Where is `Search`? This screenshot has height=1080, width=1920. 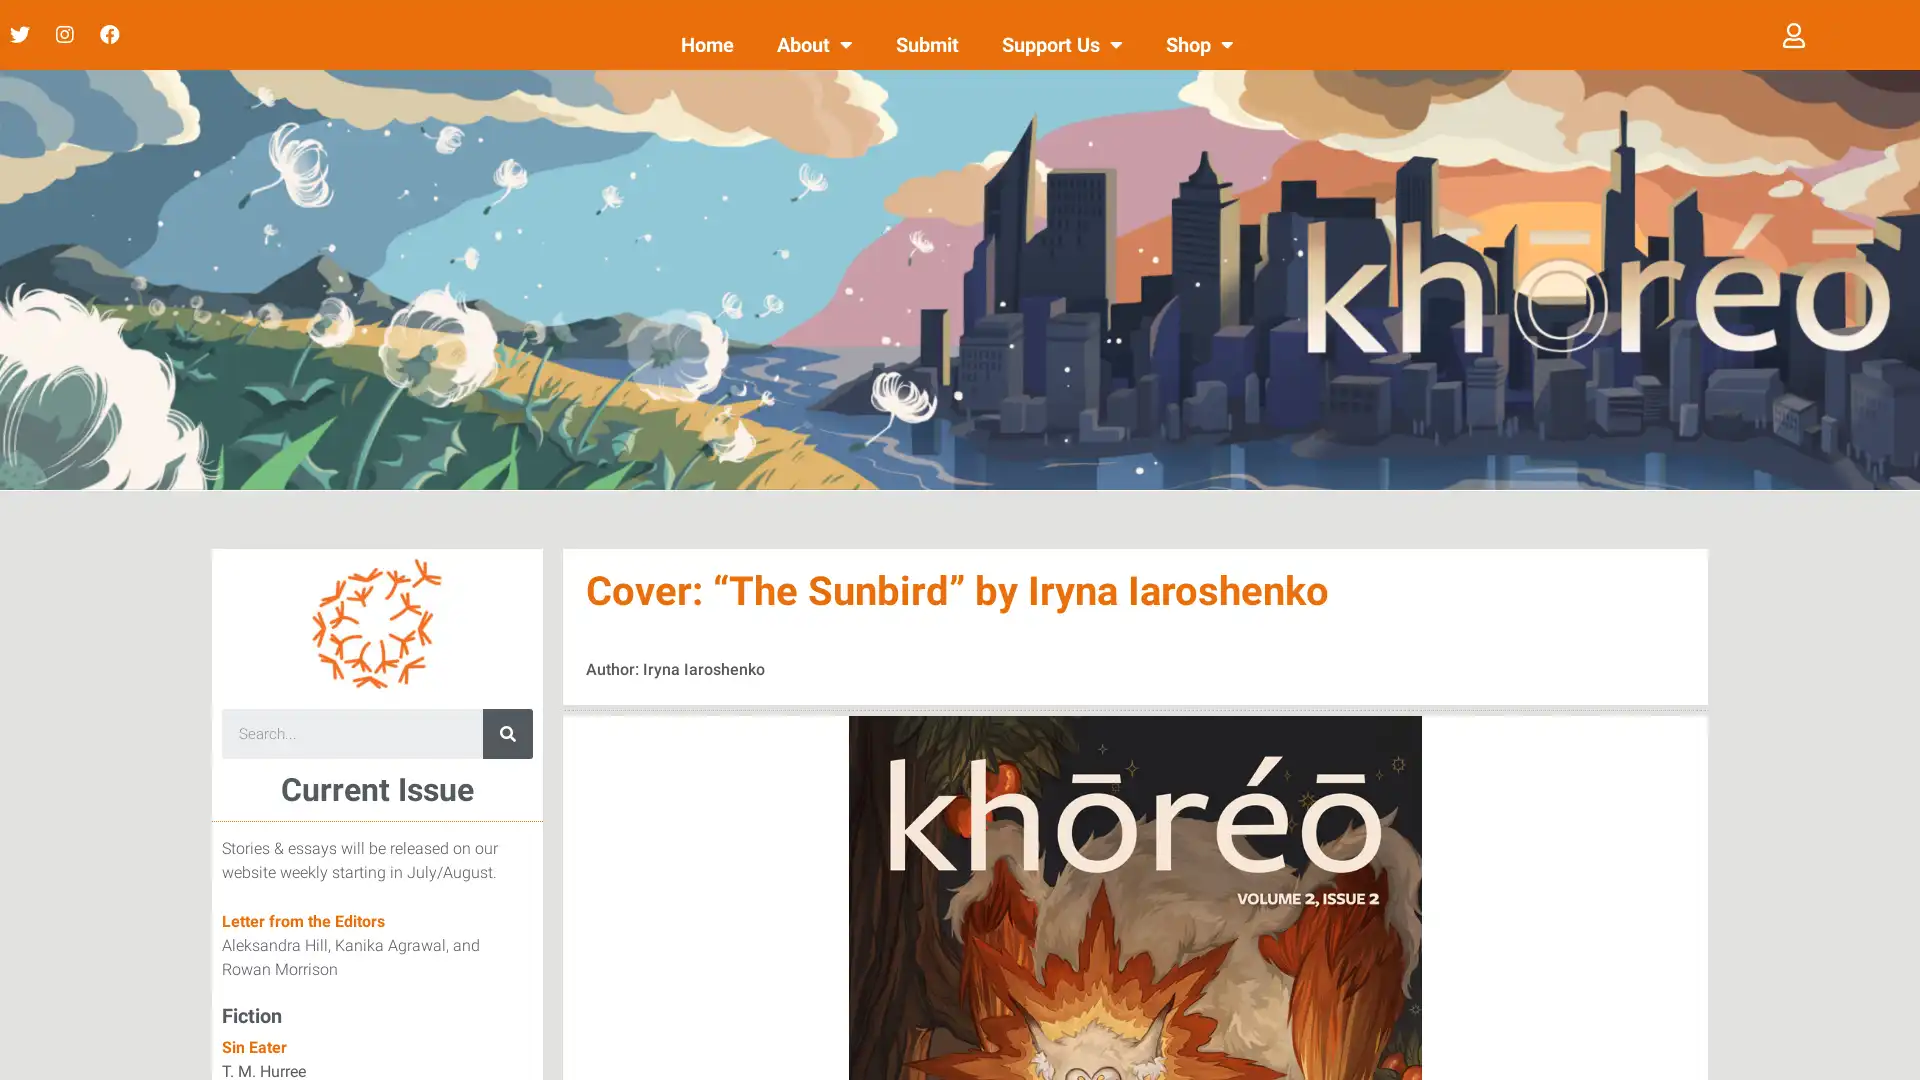
Search is located at coordinates (507, 733).